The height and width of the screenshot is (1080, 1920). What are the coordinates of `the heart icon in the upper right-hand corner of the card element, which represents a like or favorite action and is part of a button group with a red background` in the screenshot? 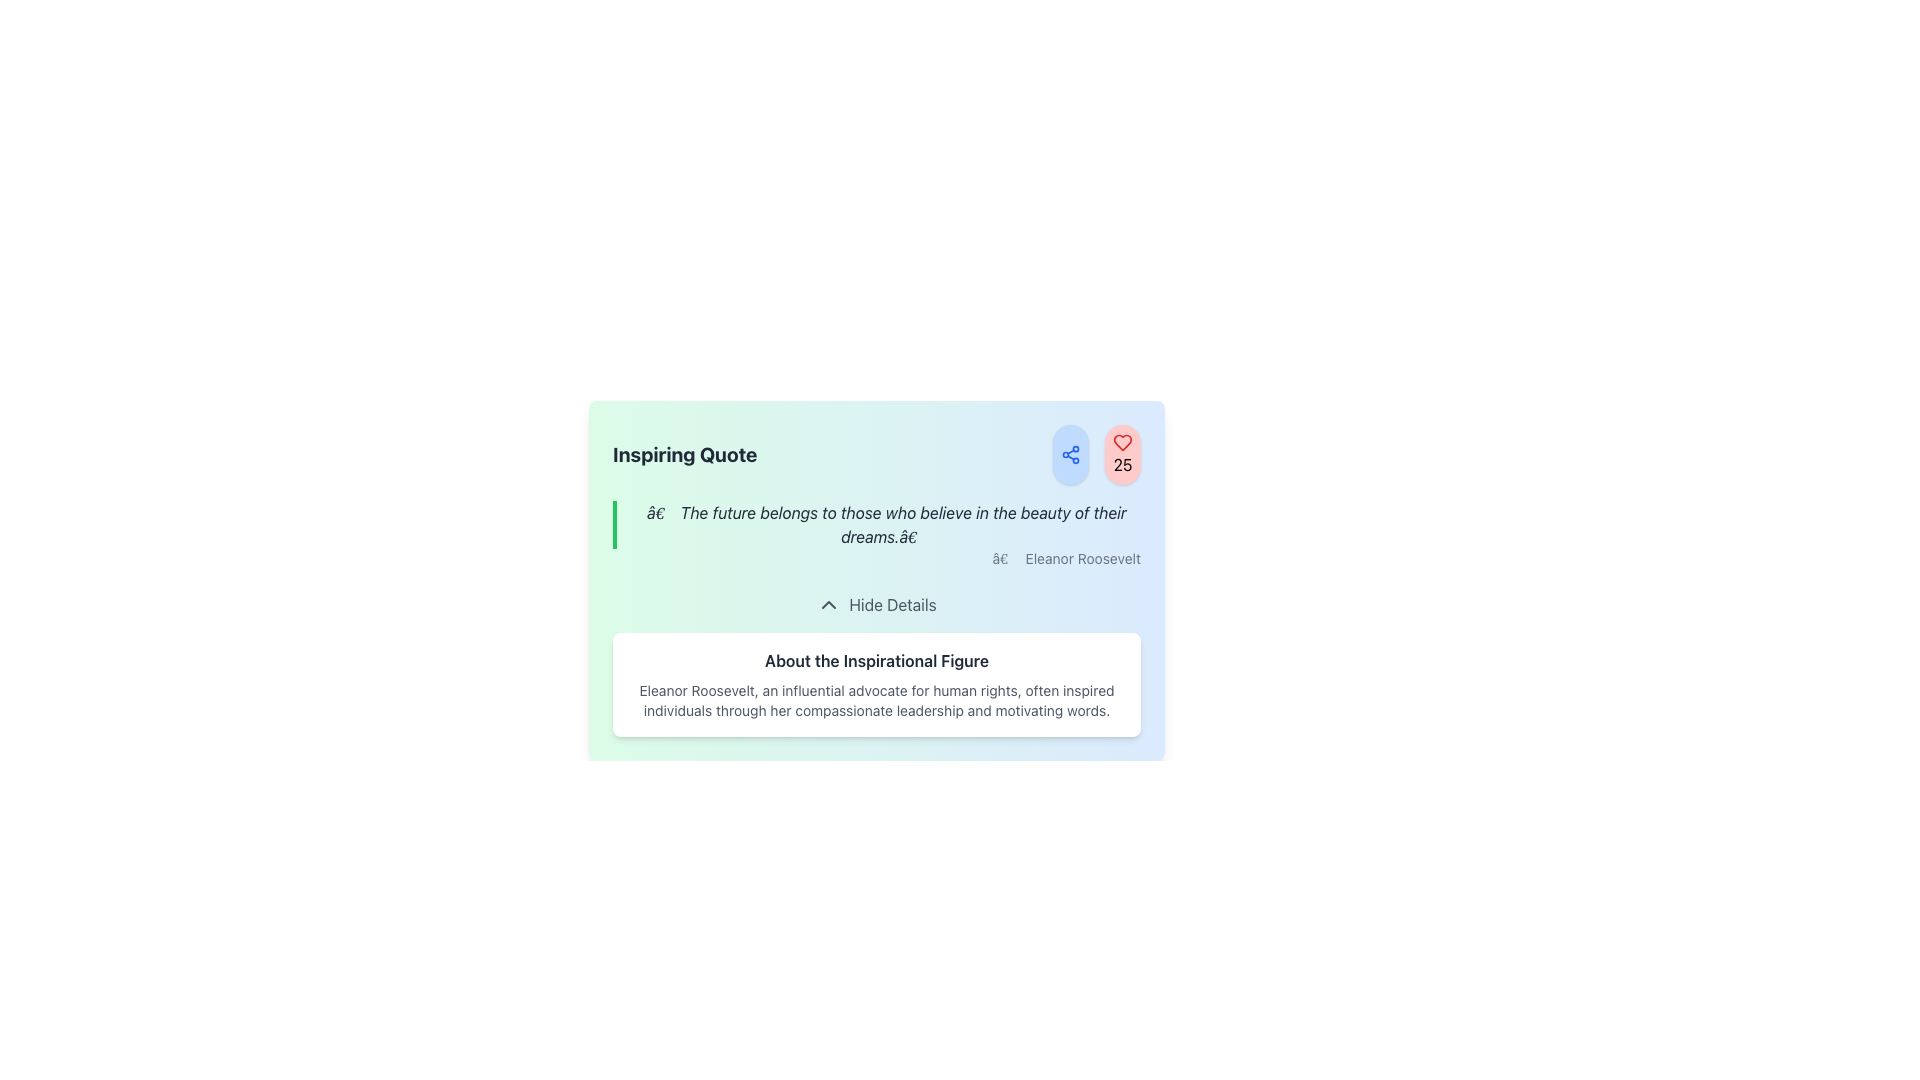 It's located at (1123, 442).